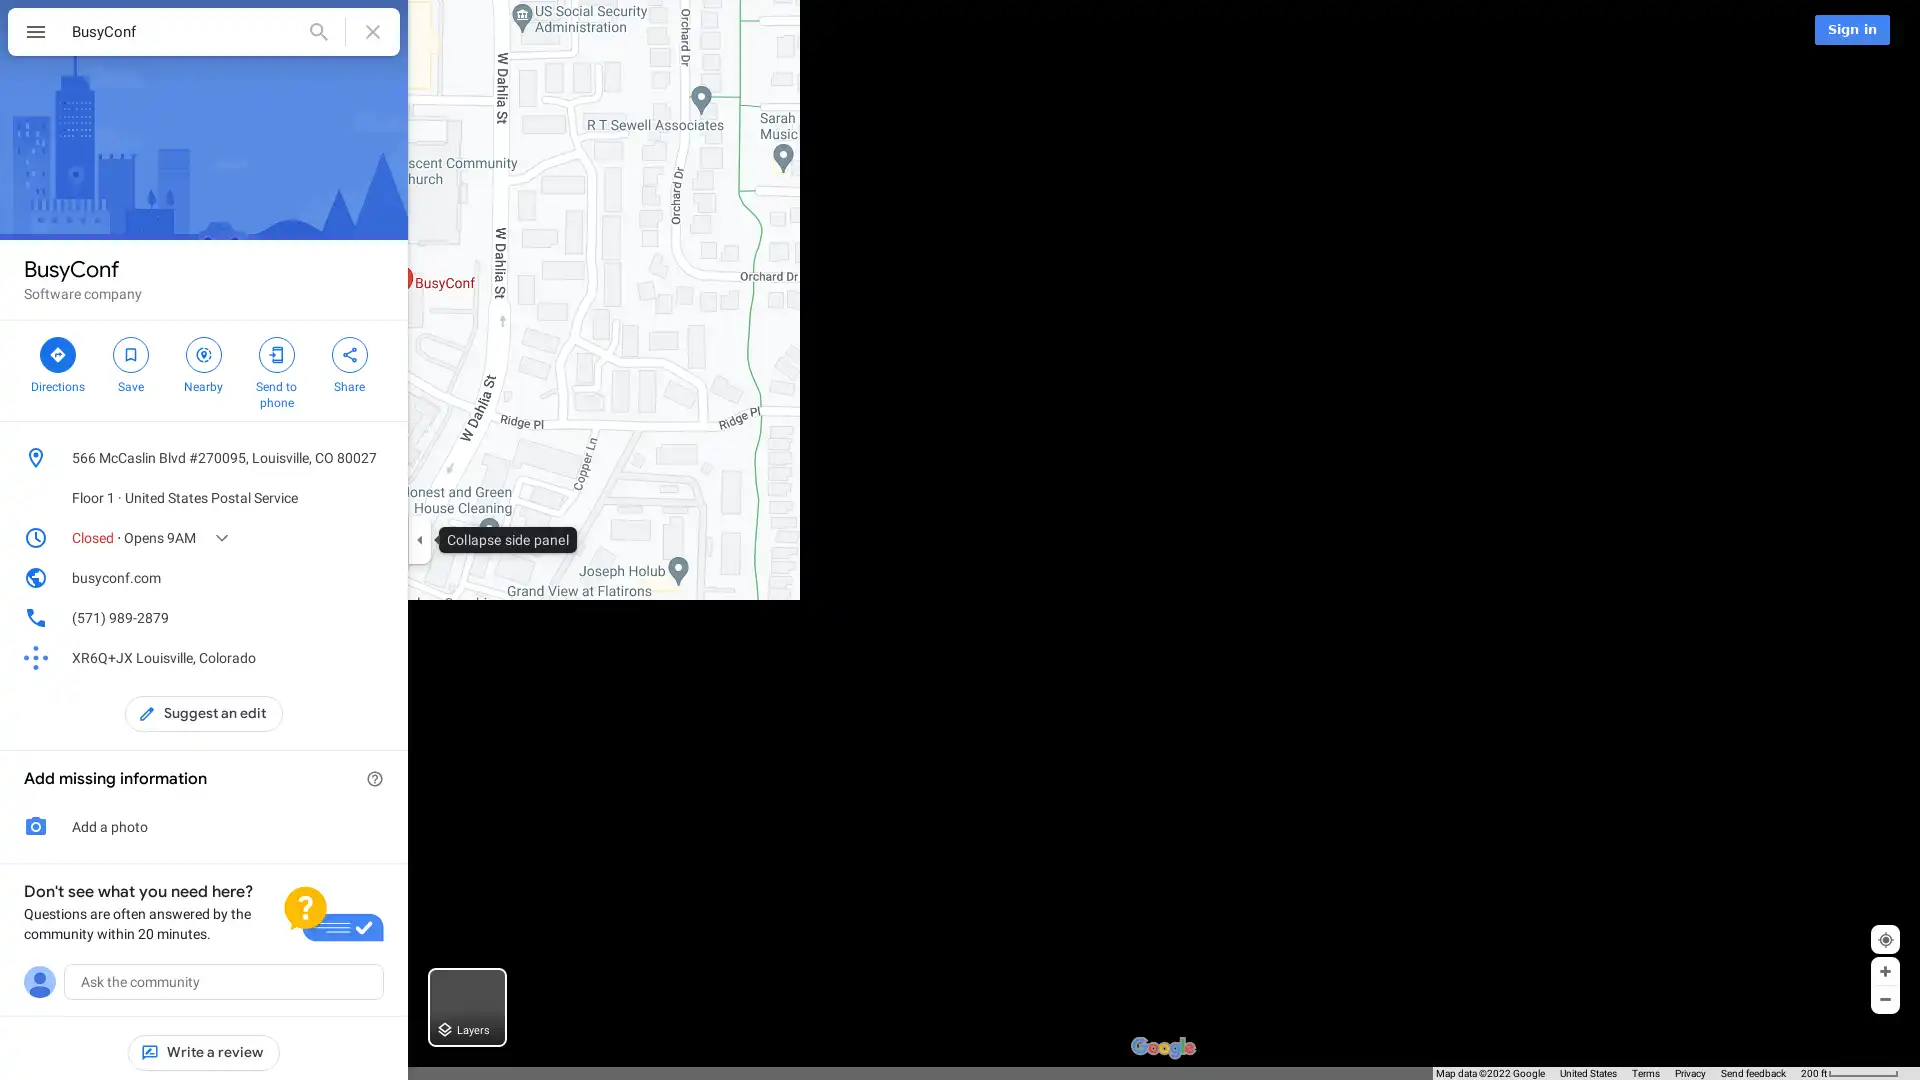 The width and height of the screenshot is (1920, 1080). What do you see at coordinates (203, 362) in the screenshot?
I see `Search nearby BusyConf` at bounding box center [203, 362].